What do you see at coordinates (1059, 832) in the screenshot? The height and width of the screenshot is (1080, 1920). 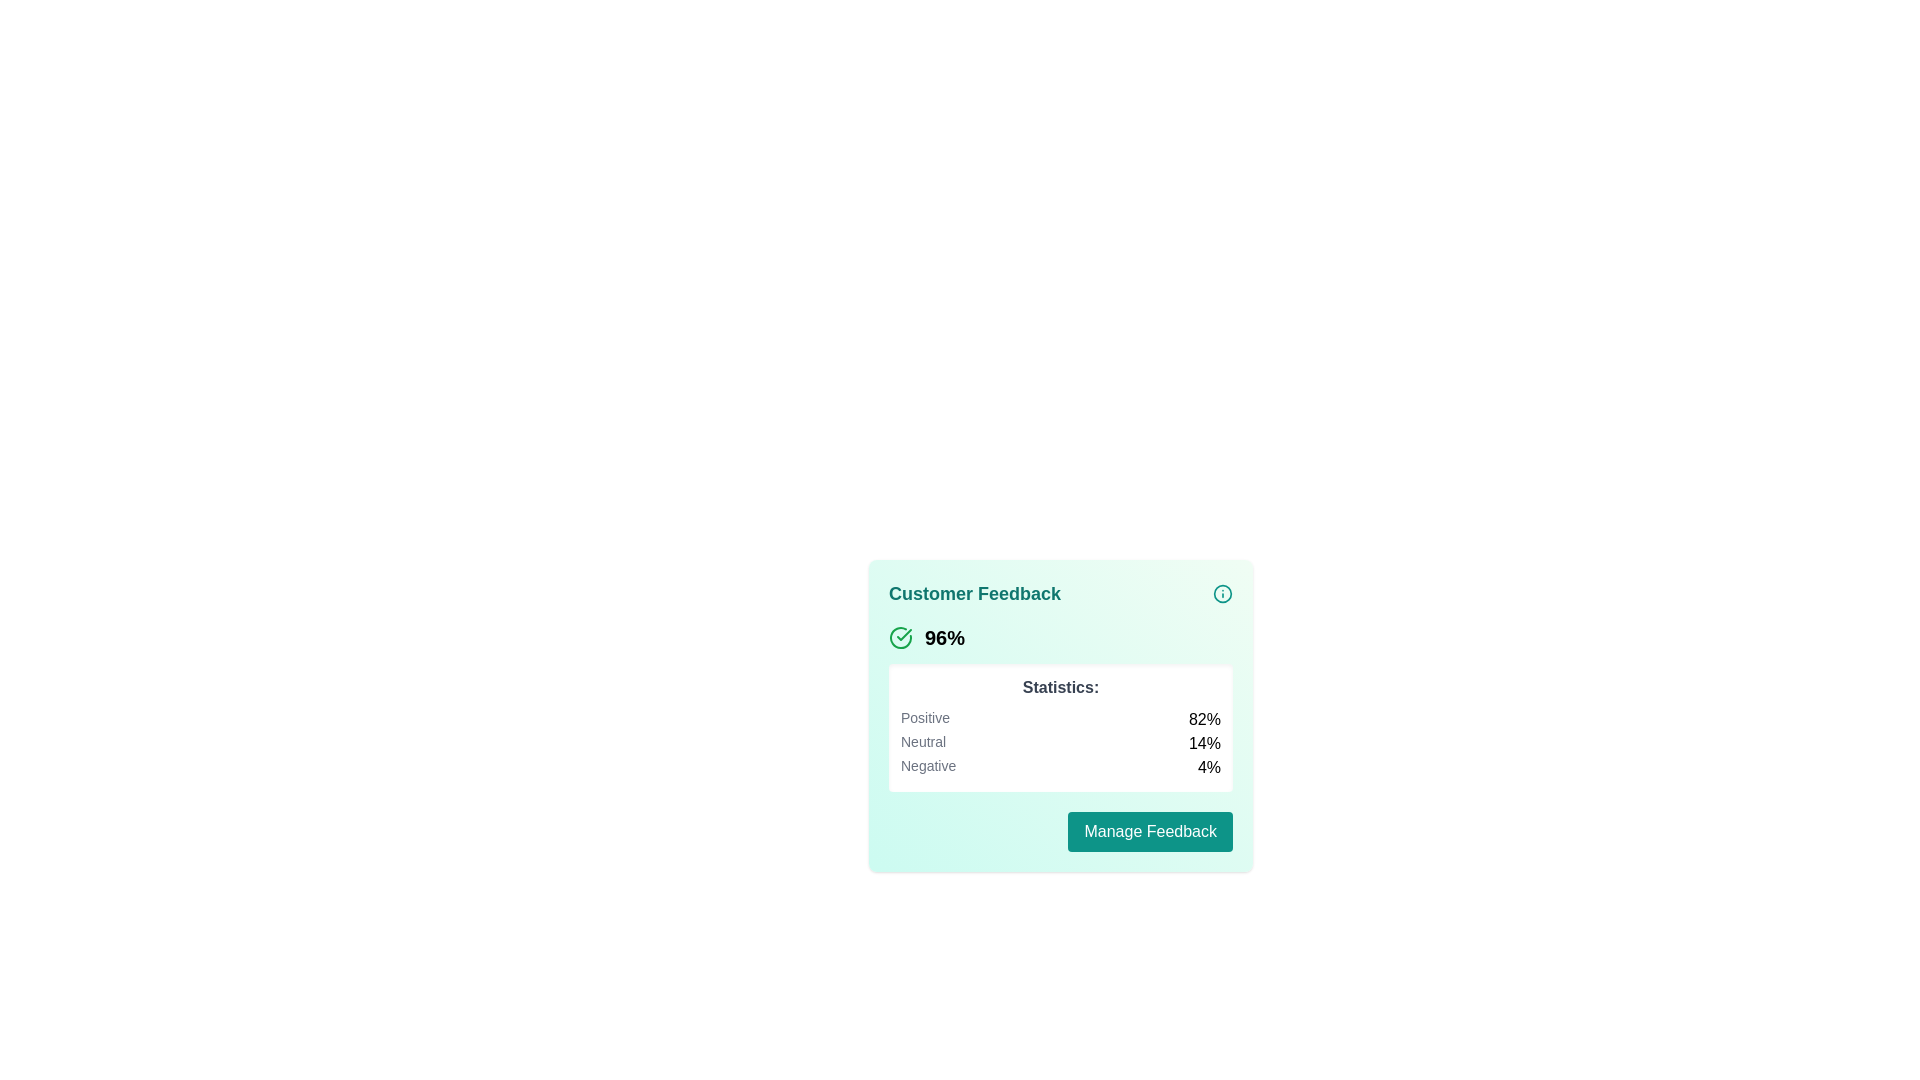 I see `the button located in the 'Customer Feedback' section` at bounding box center [1059, 832].